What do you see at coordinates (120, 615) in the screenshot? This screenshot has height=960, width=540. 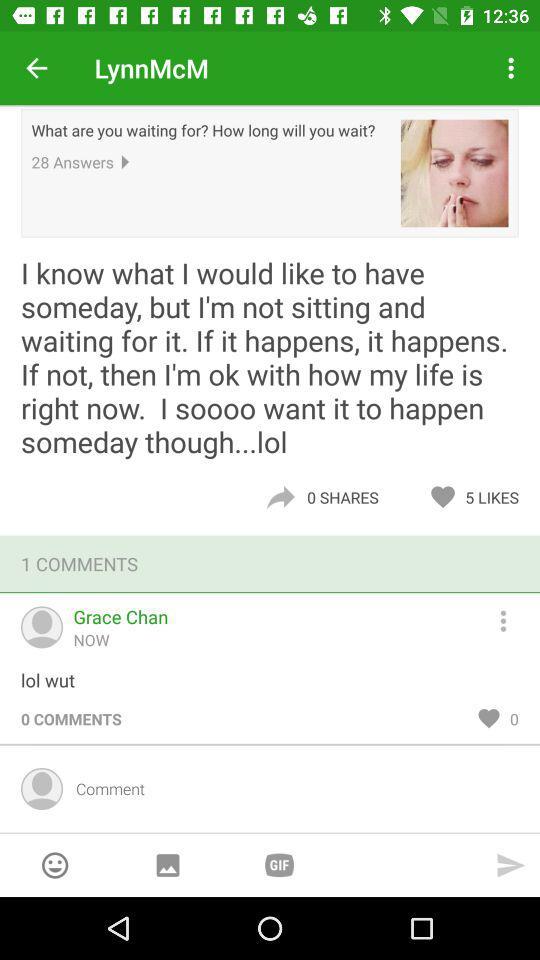 I see `the grace chan` at bounding box center [120, 615].